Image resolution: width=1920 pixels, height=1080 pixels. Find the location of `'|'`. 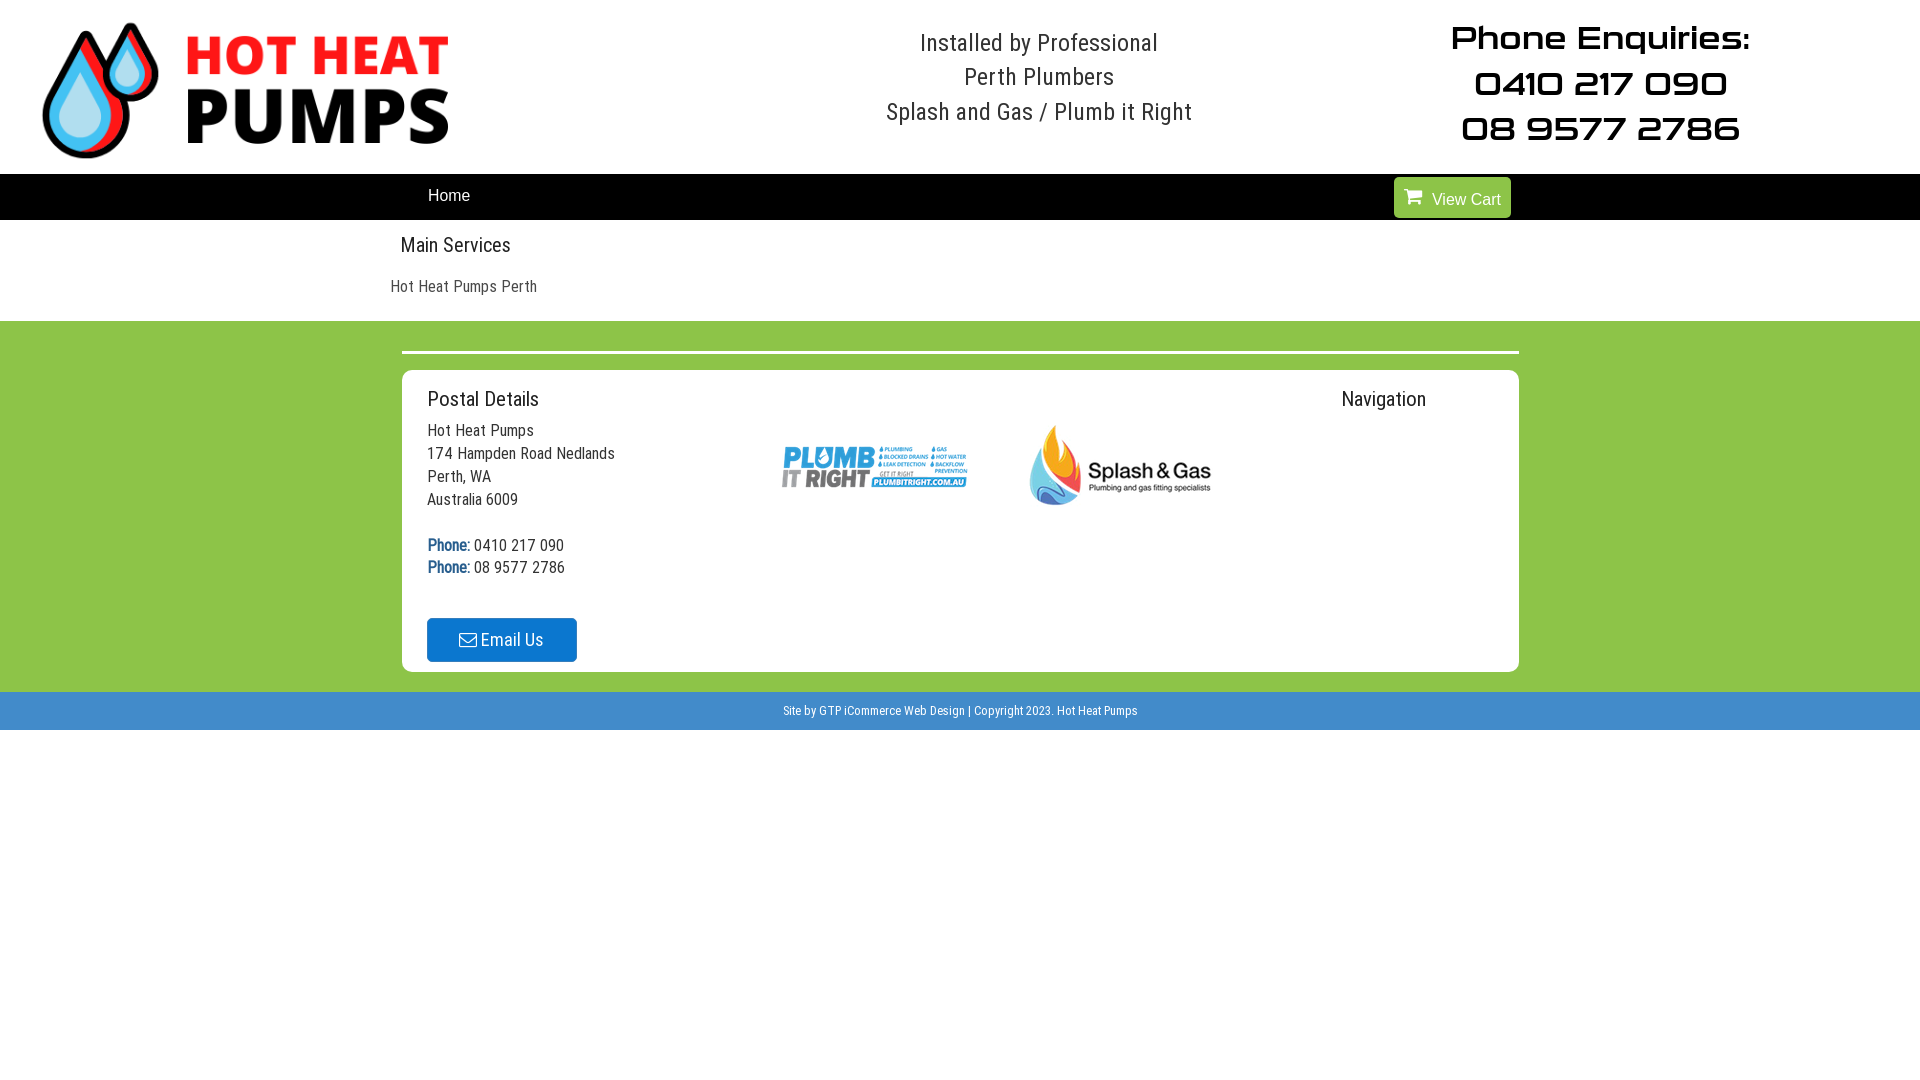

'|' is located at coordinates (969, 709).